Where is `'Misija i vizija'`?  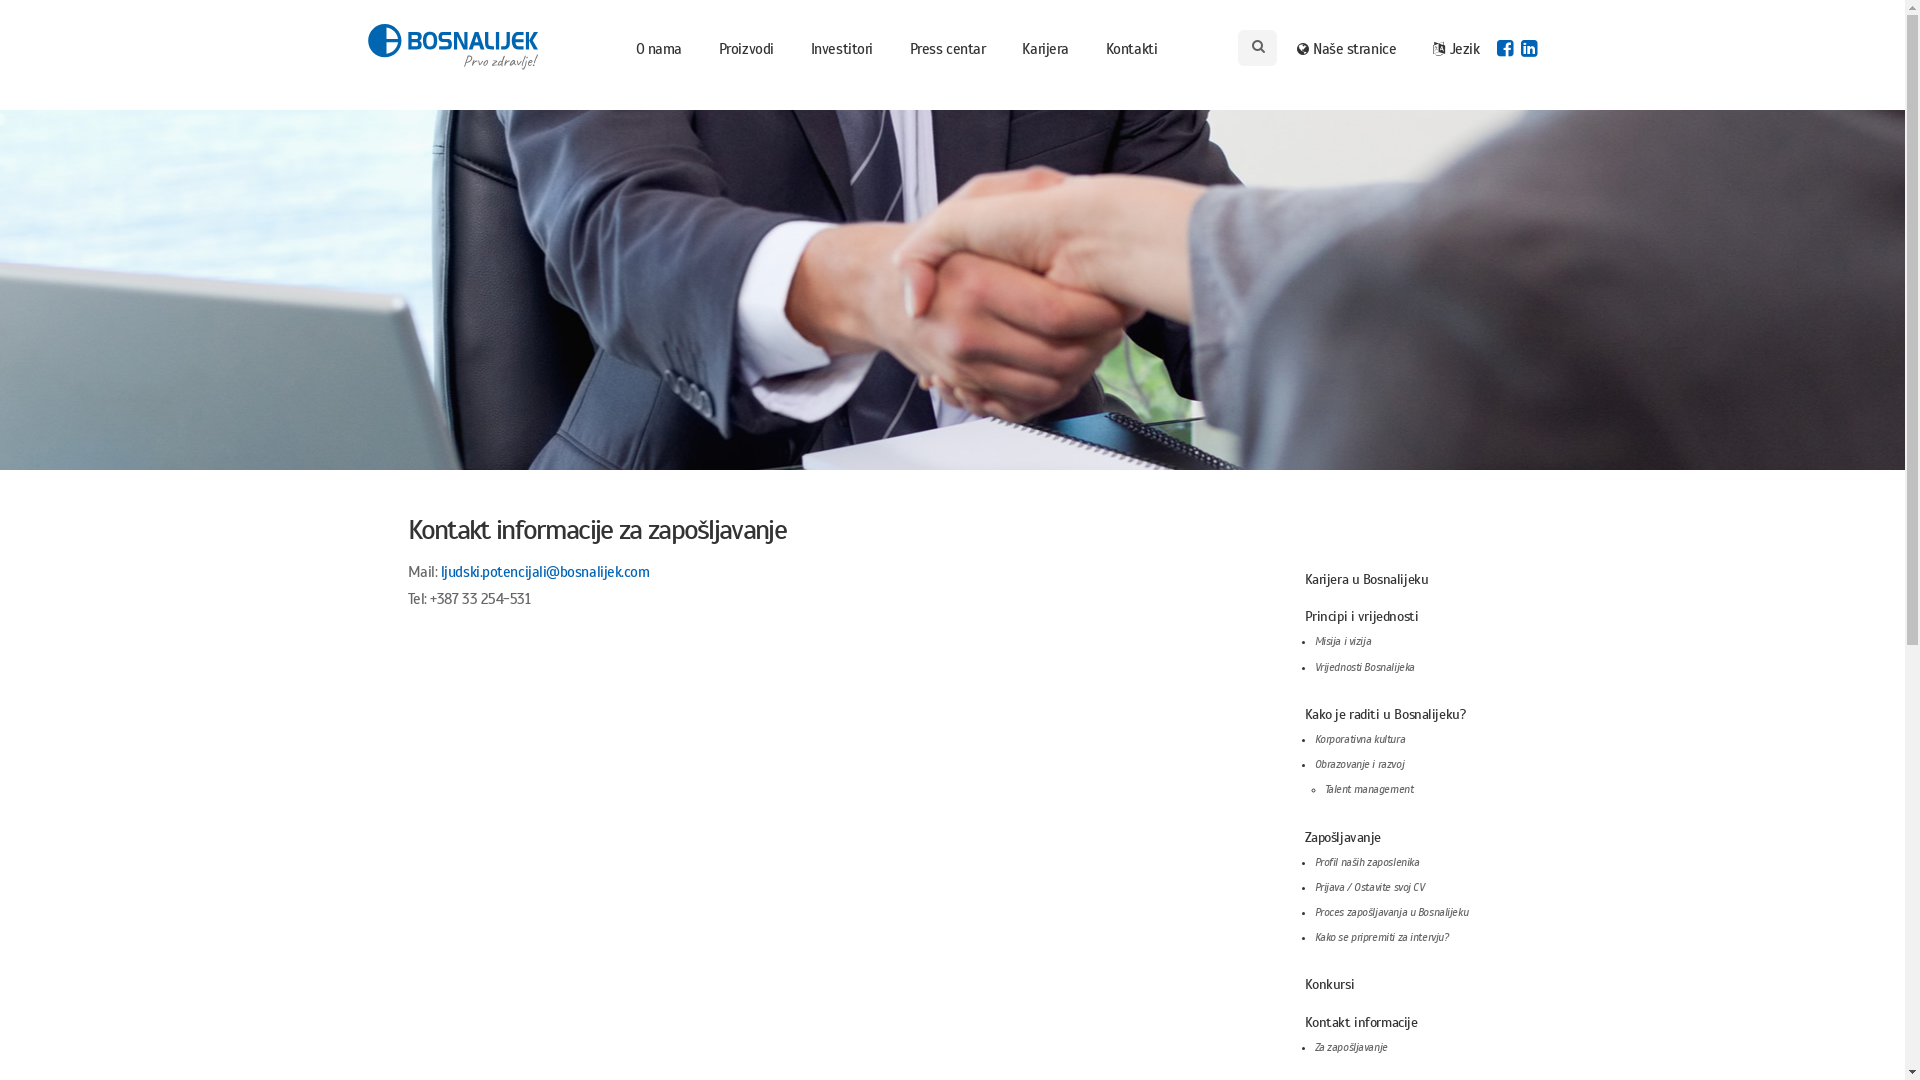 'Misija i vizija' is located at coordinates (1342, 641).